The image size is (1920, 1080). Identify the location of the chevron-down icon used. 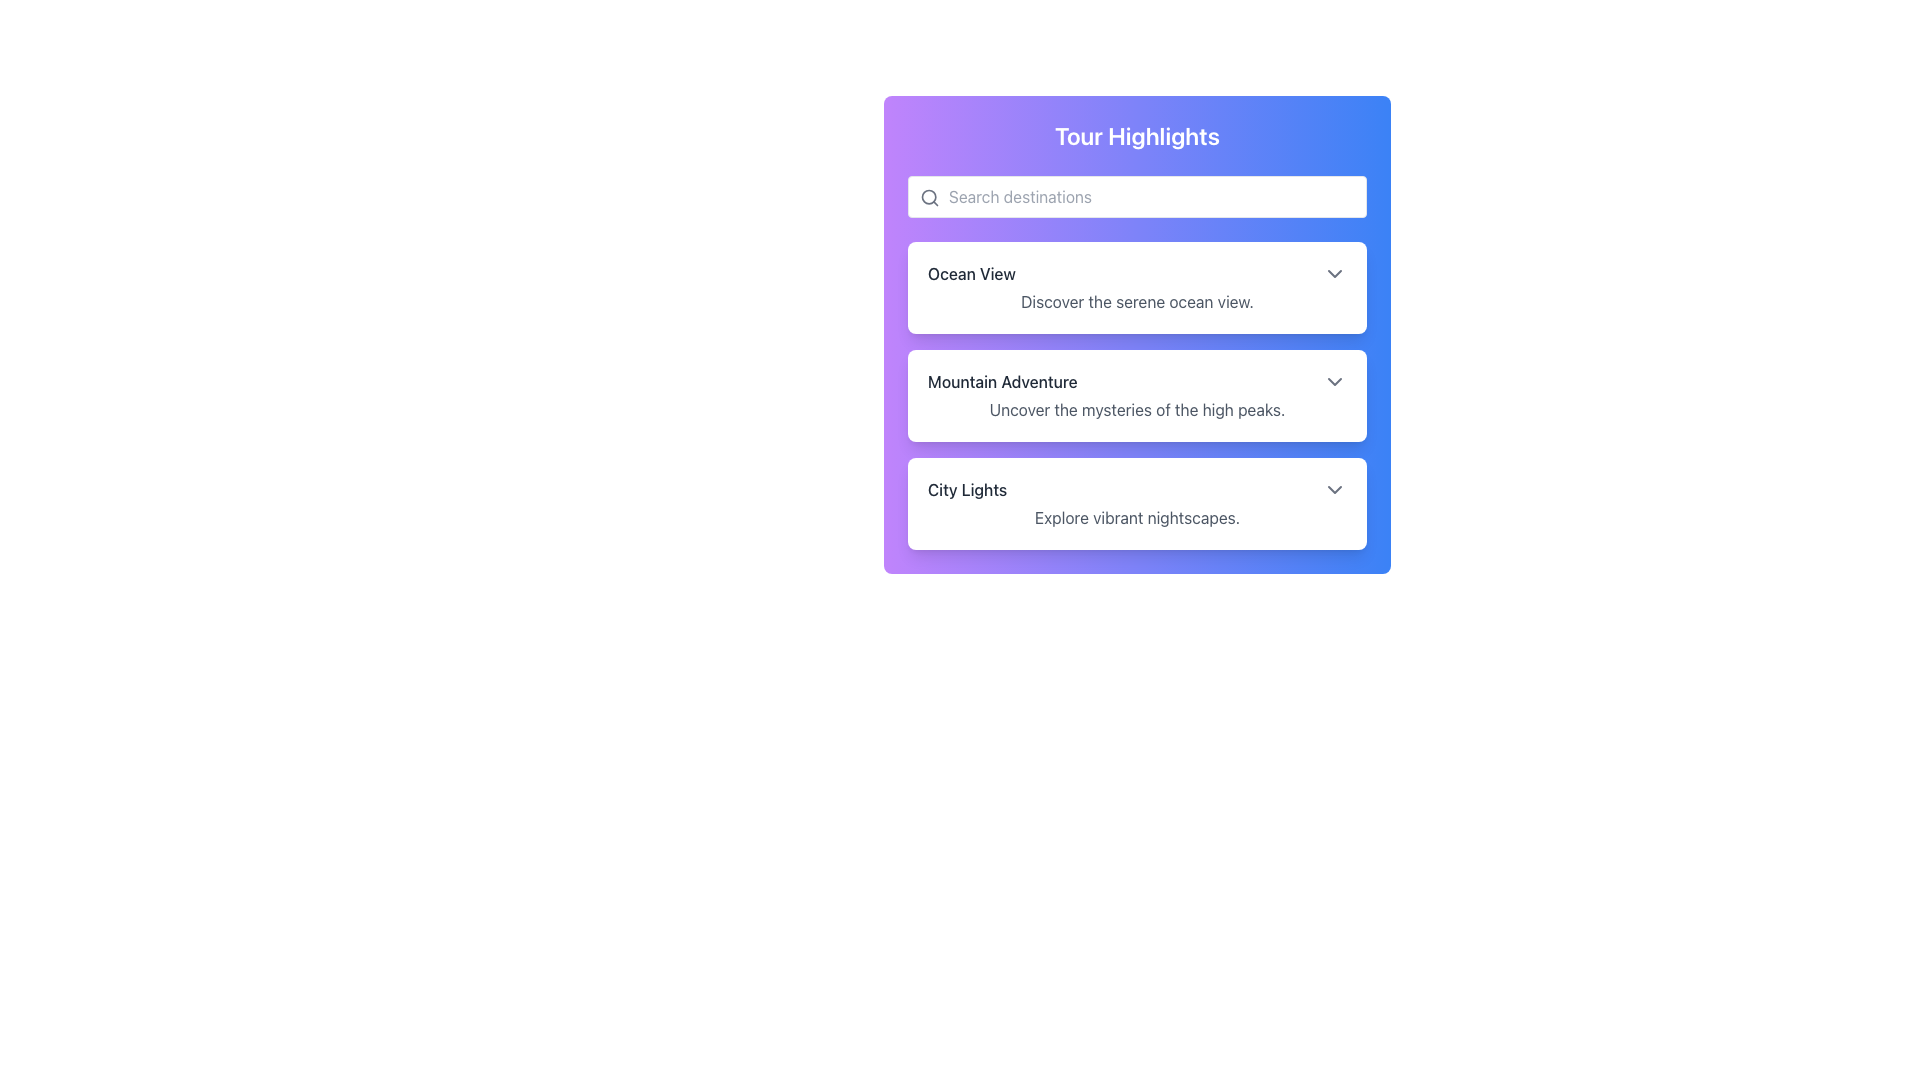
(1334, 381).